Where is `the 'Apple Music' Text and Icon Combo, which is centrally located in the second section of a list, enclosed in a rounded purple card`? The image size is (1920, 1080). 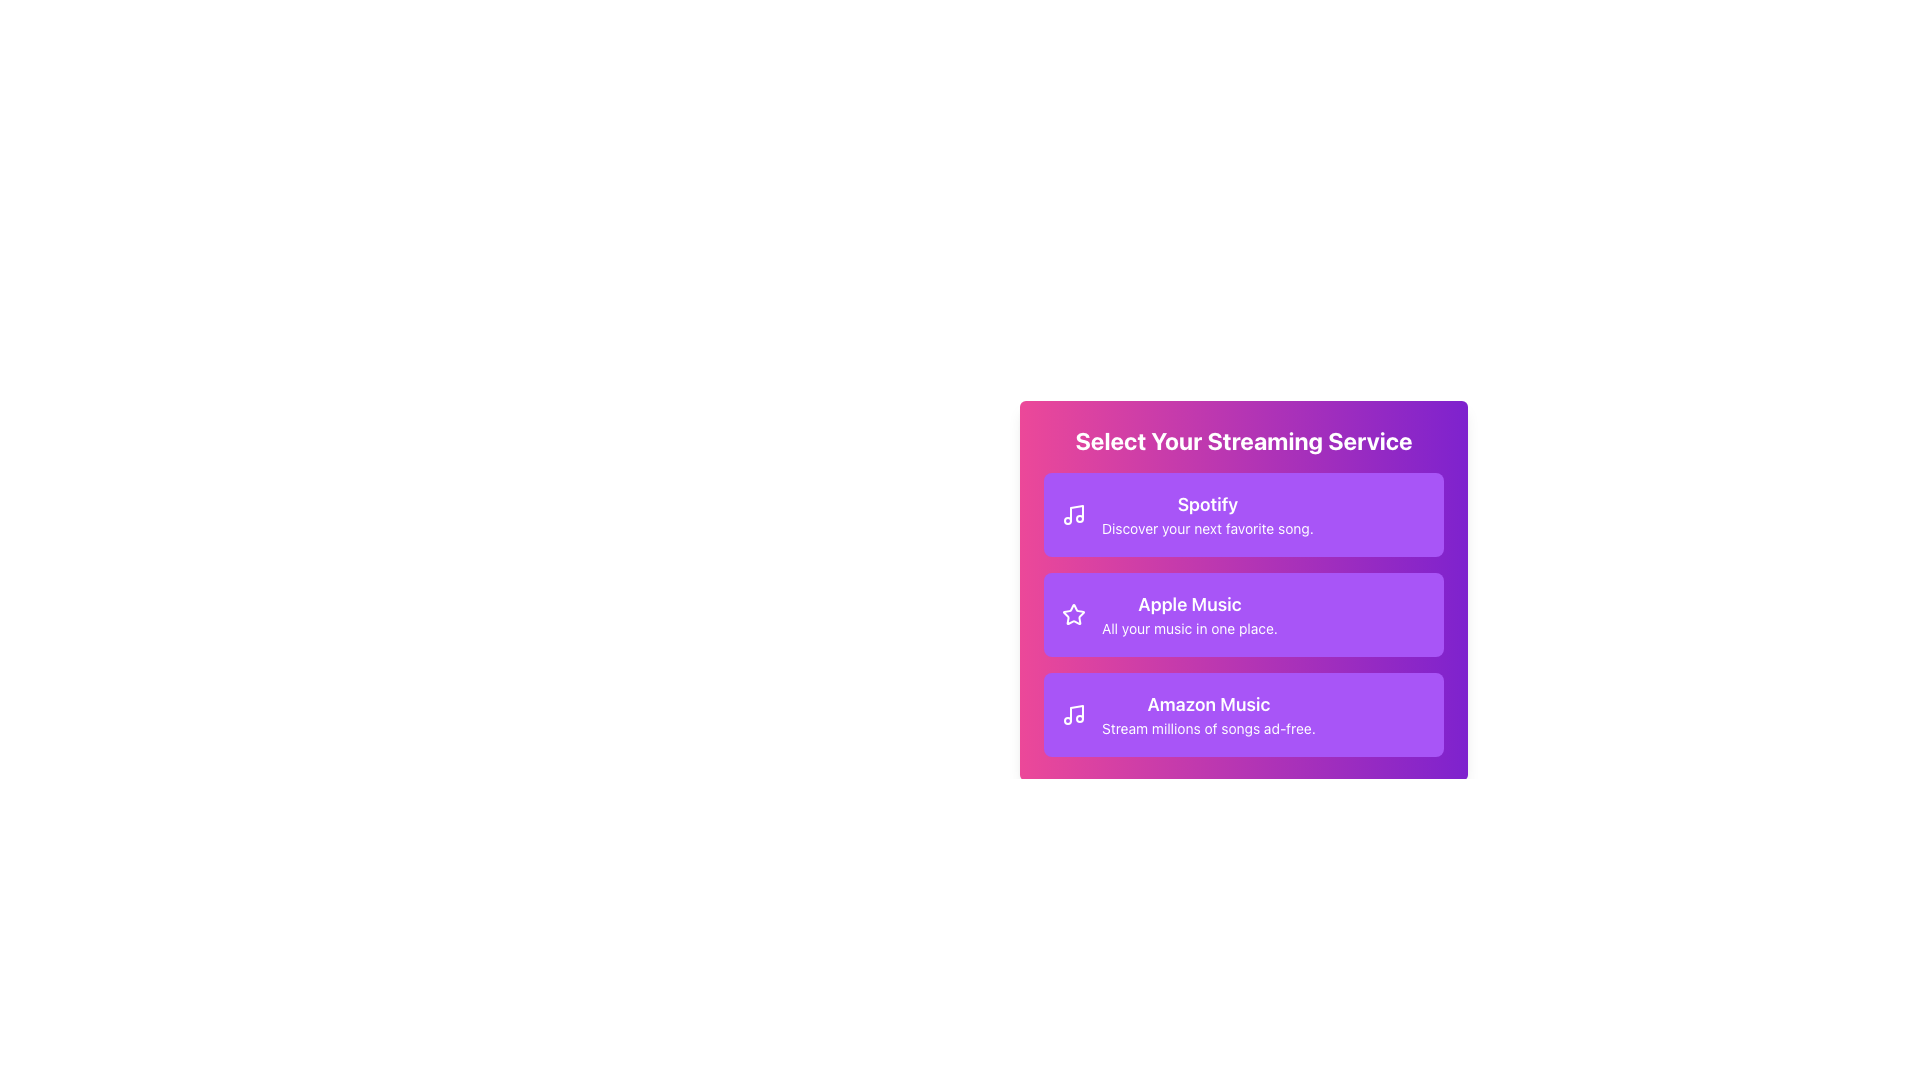 the 'Apple Music' Text and Icon Combo, which is centrally located in the second section of a list, enclosed in a rounded purple card is located at coordinates (1170, 613).